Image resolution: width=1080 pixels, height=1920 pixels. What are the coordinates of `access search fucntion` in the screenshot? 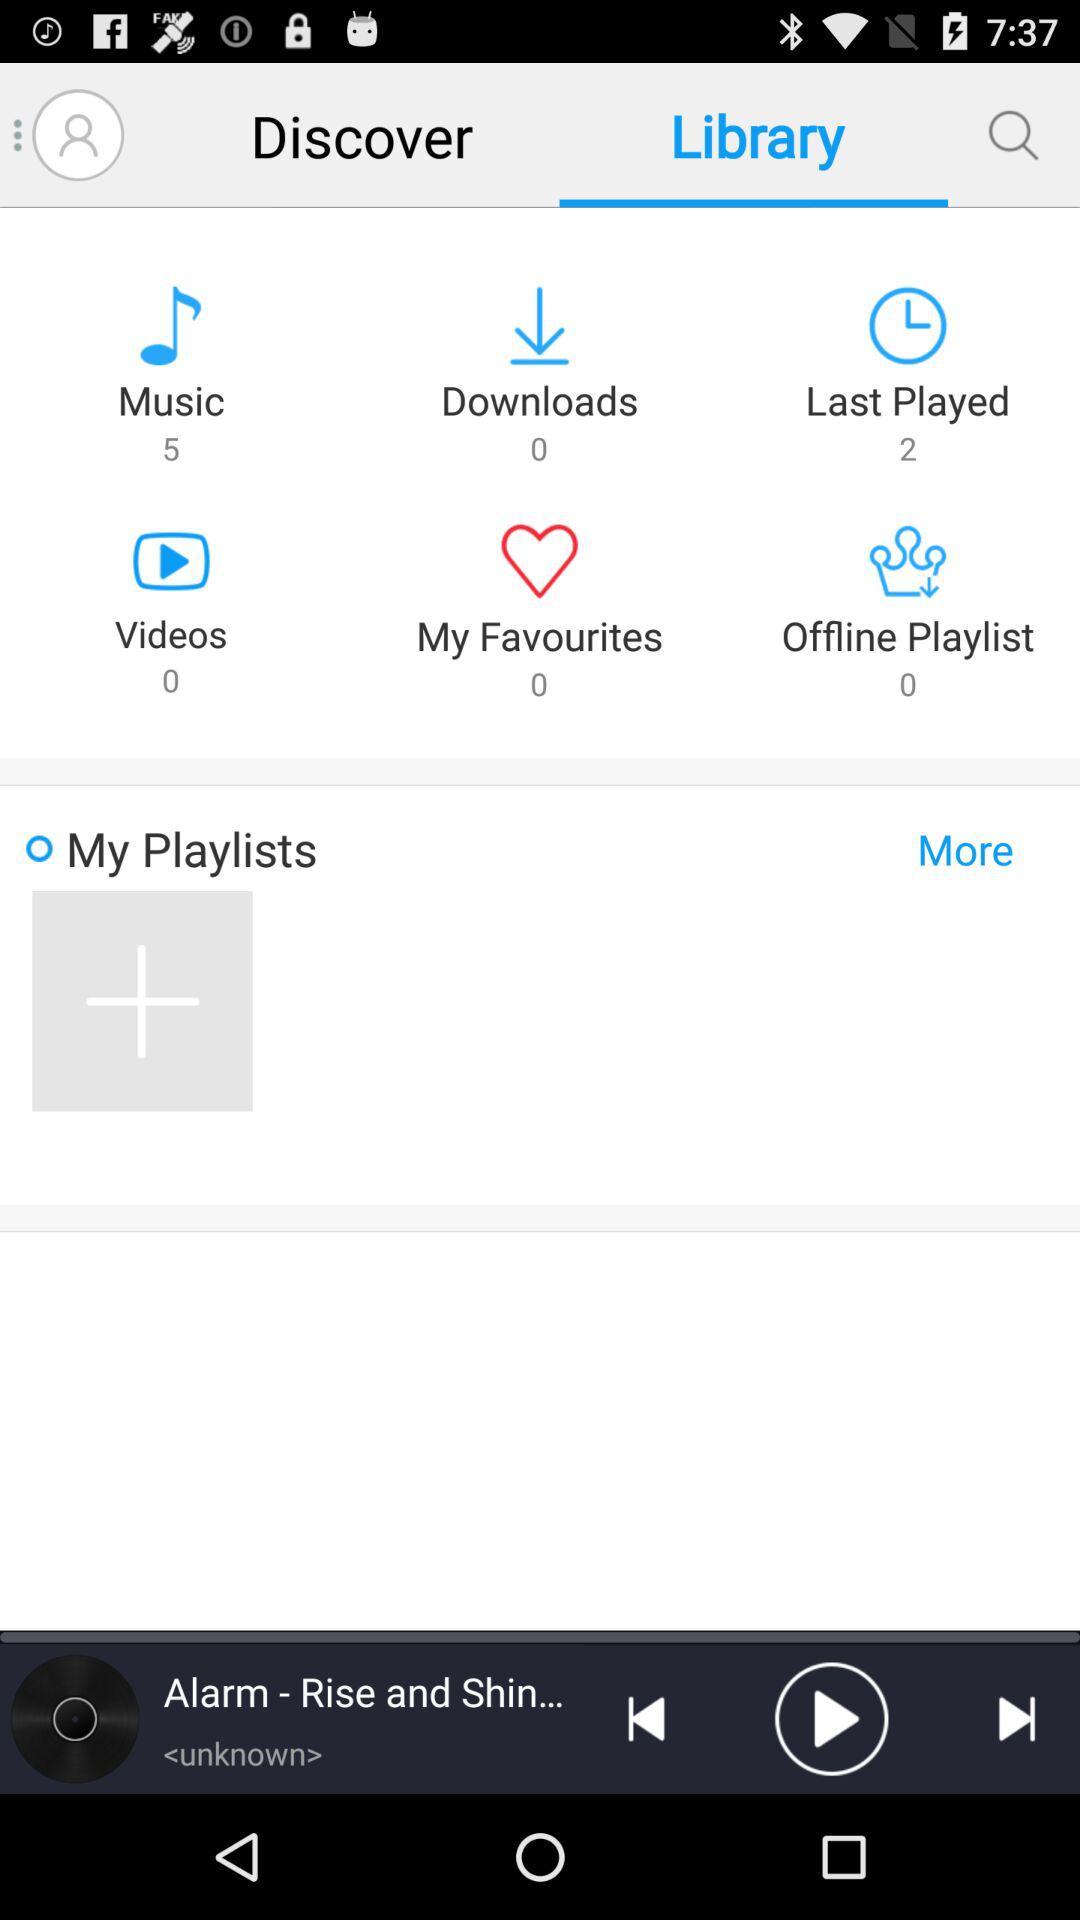 It's located at (1013, 134).